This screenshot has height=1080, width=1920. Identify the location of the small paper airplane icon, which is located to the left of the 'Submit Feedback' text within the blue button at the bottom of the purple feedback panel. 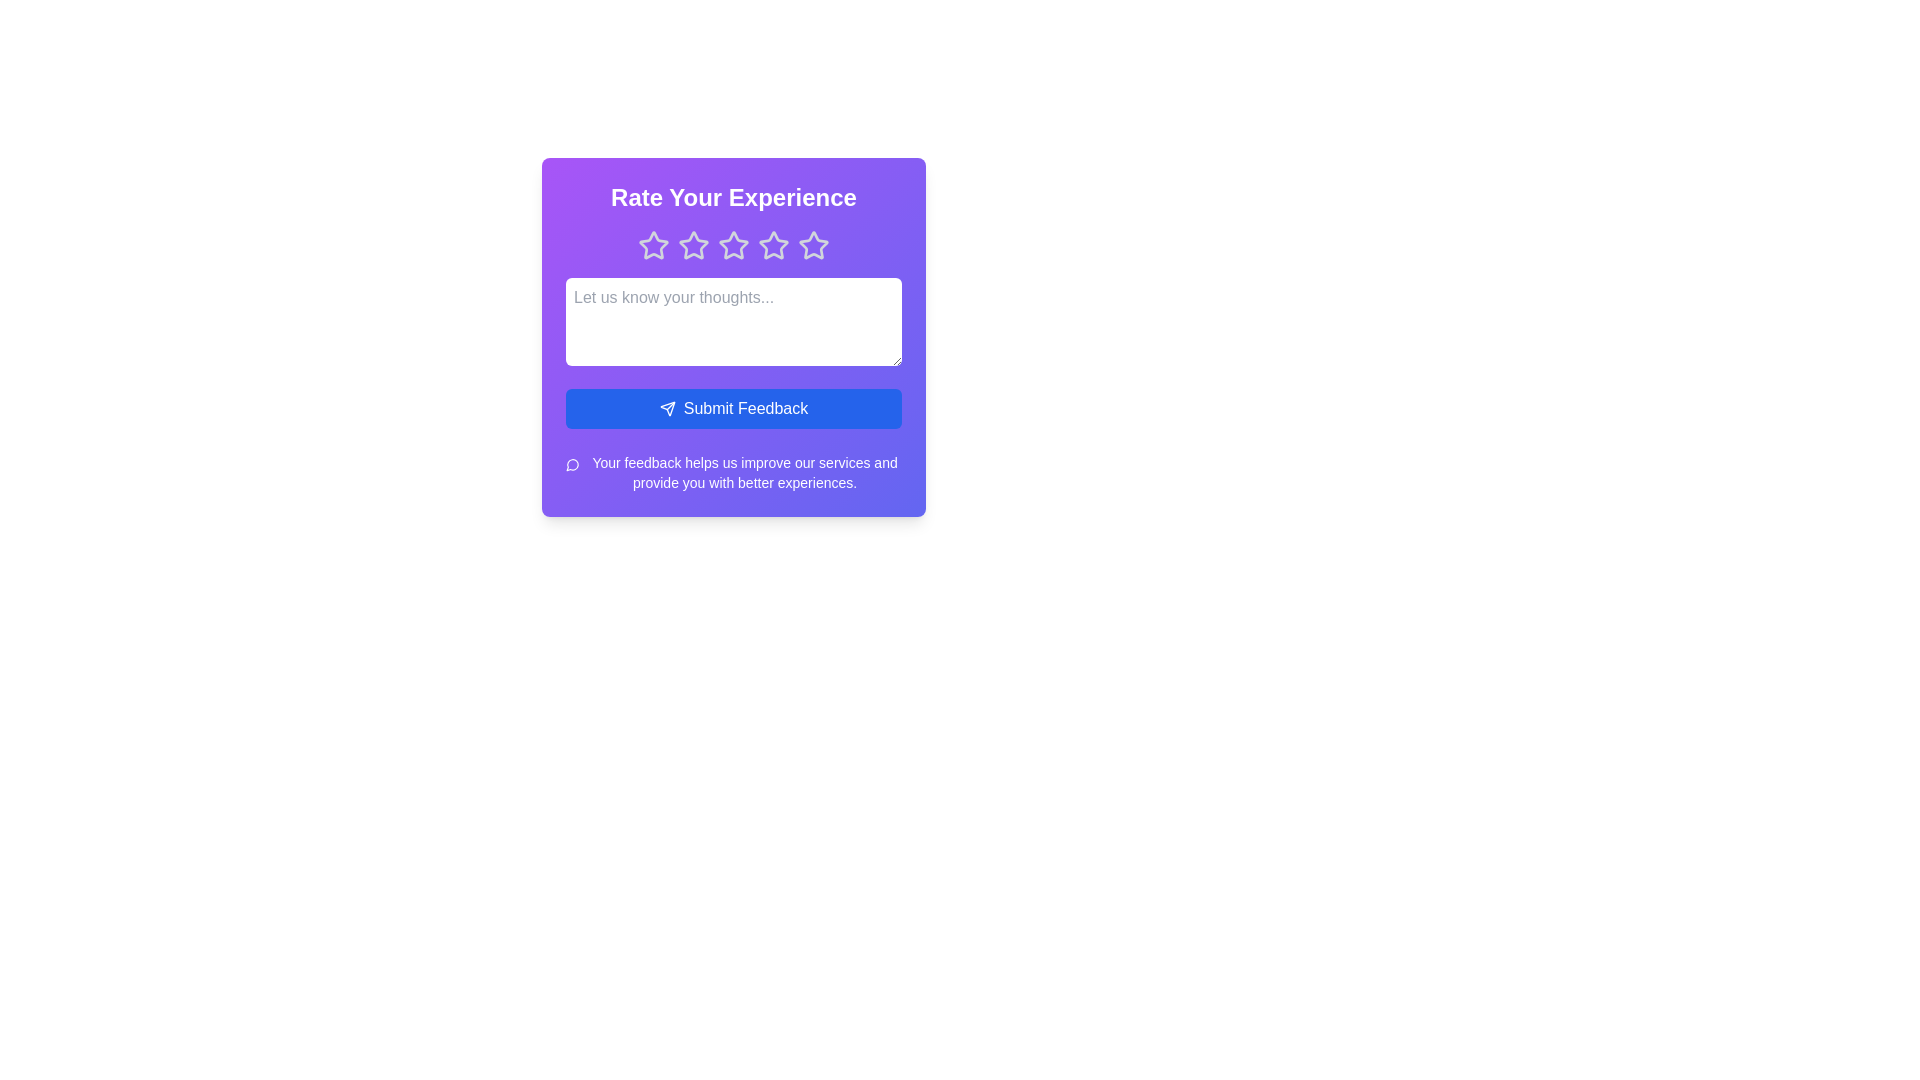
(667, 407).